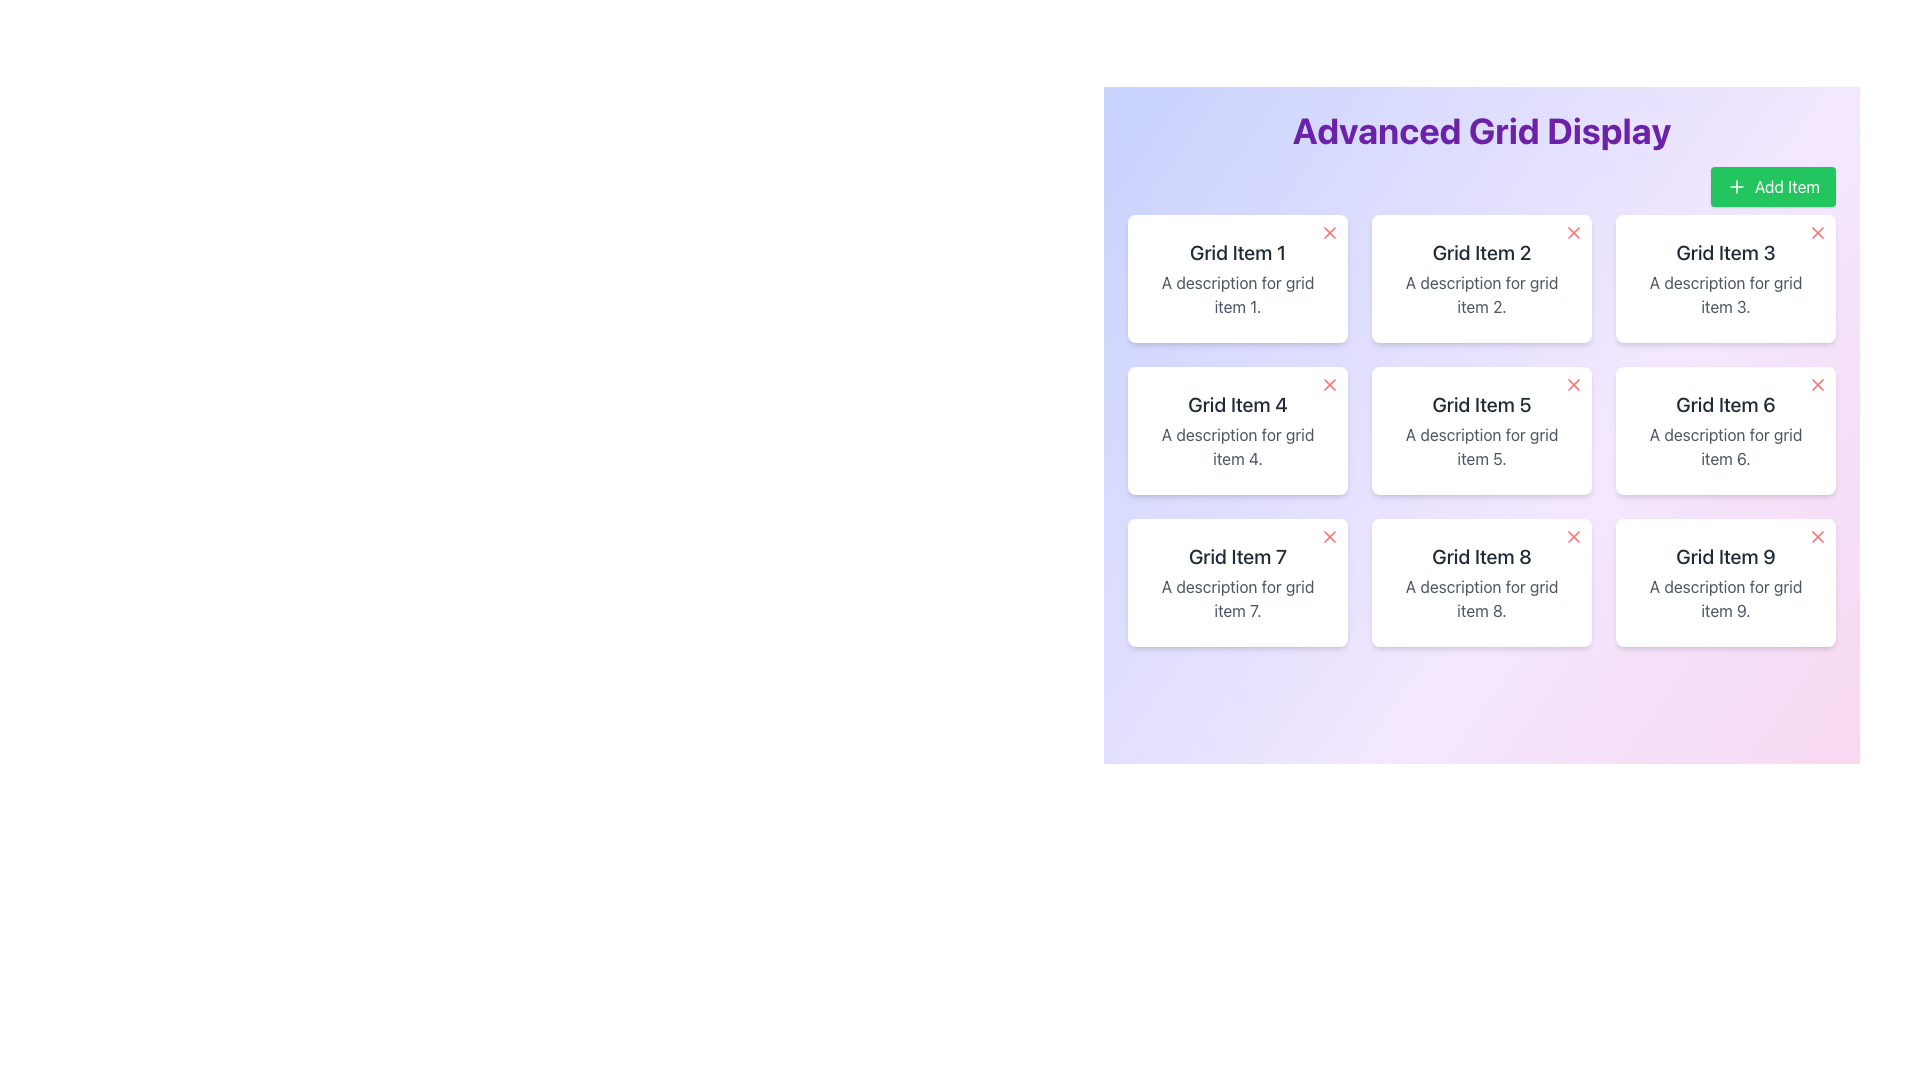  I want to click on the close or delete button located in the top-right corner of the card labeled 'Grid Item 8', so click(1573, 535).